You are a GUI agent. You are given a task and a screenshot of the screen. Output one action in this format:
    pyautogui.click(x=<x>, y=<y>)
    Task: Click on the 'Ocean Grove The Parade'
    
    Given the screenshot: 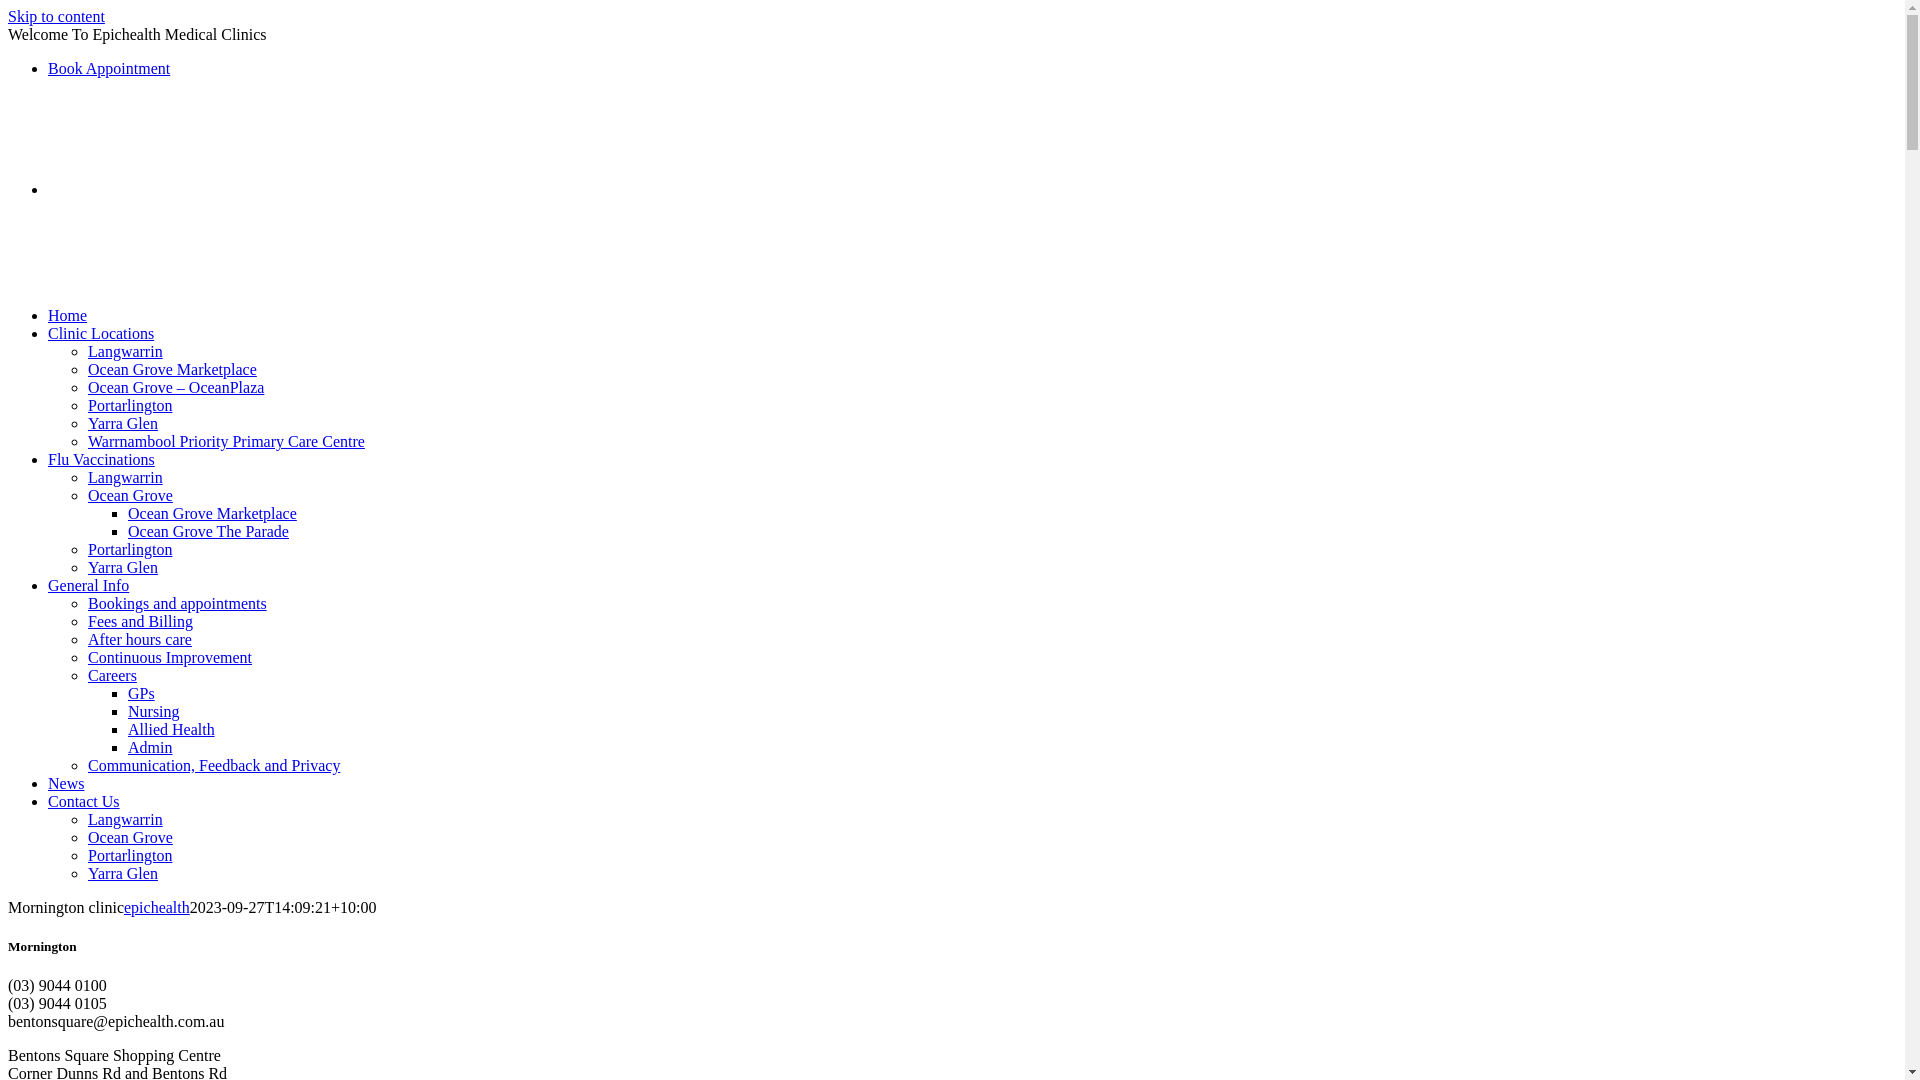 What is the action you would take?
    pyautogui.click(x=127, y=530)
    